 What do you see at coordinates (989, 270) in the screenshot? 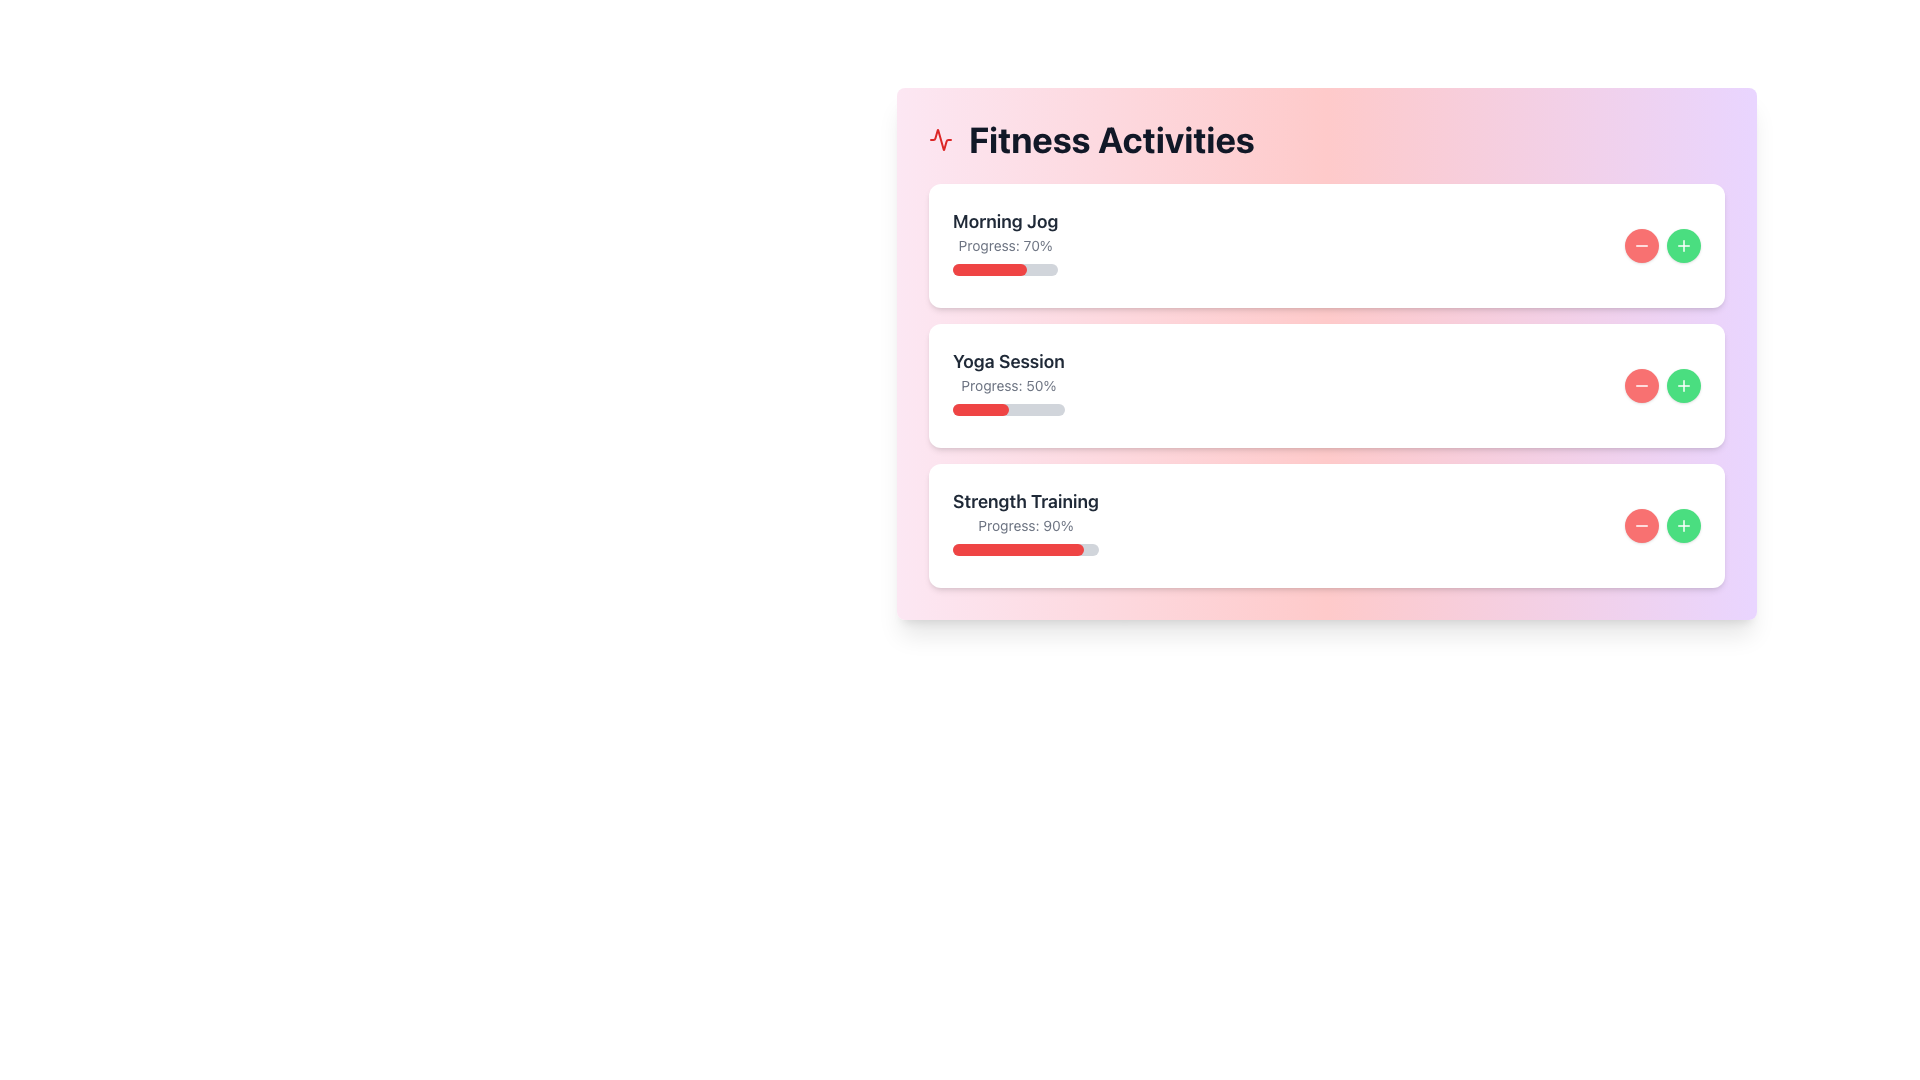
I see `the Progress Bar Segment representing the current progress of the 'Morning Jog' activity in the 'Fitness Activities' section` at bounding box center [989, 270].